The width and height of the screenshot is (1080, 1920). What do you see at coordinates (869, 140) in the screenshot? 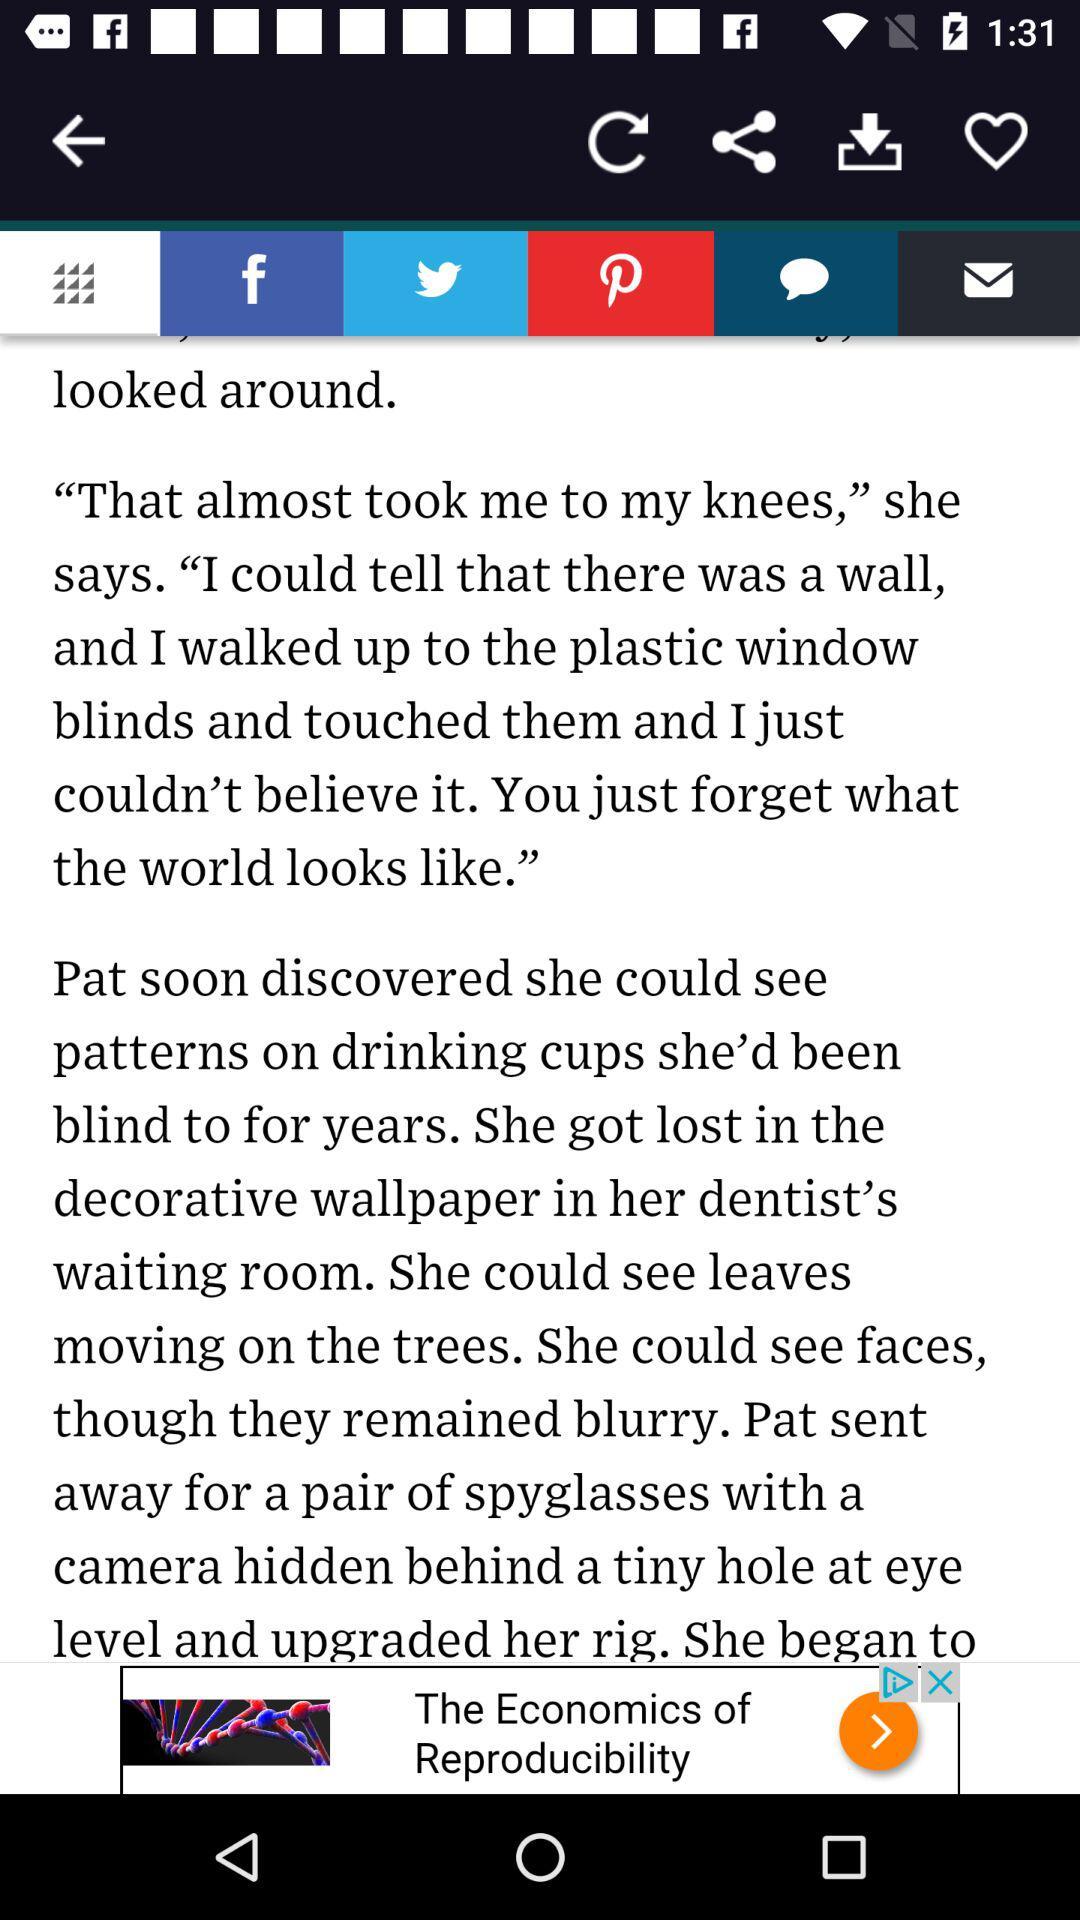
I see `download icon` at bounding box center [869, 140].